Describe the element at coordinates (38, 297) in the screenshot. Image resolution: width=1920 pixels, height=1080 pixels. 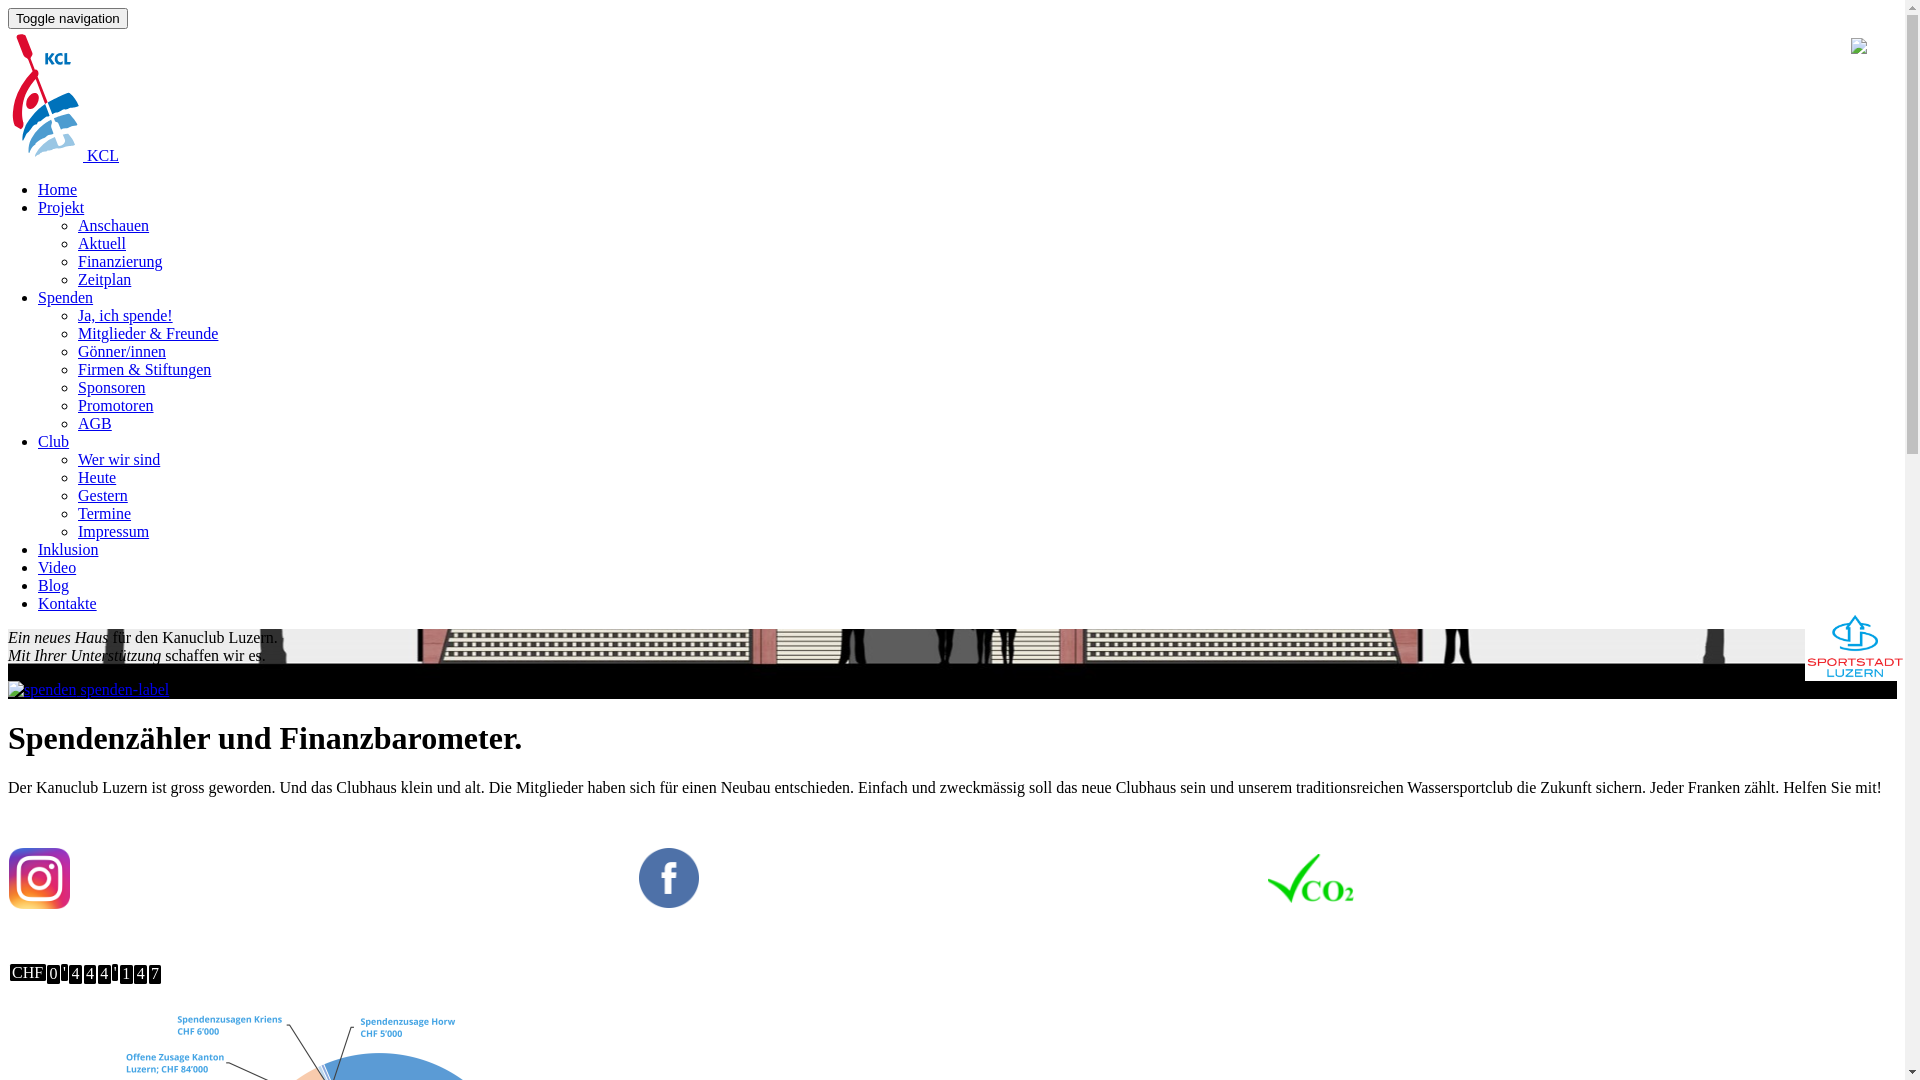
I see `'Spenden'` at that location.